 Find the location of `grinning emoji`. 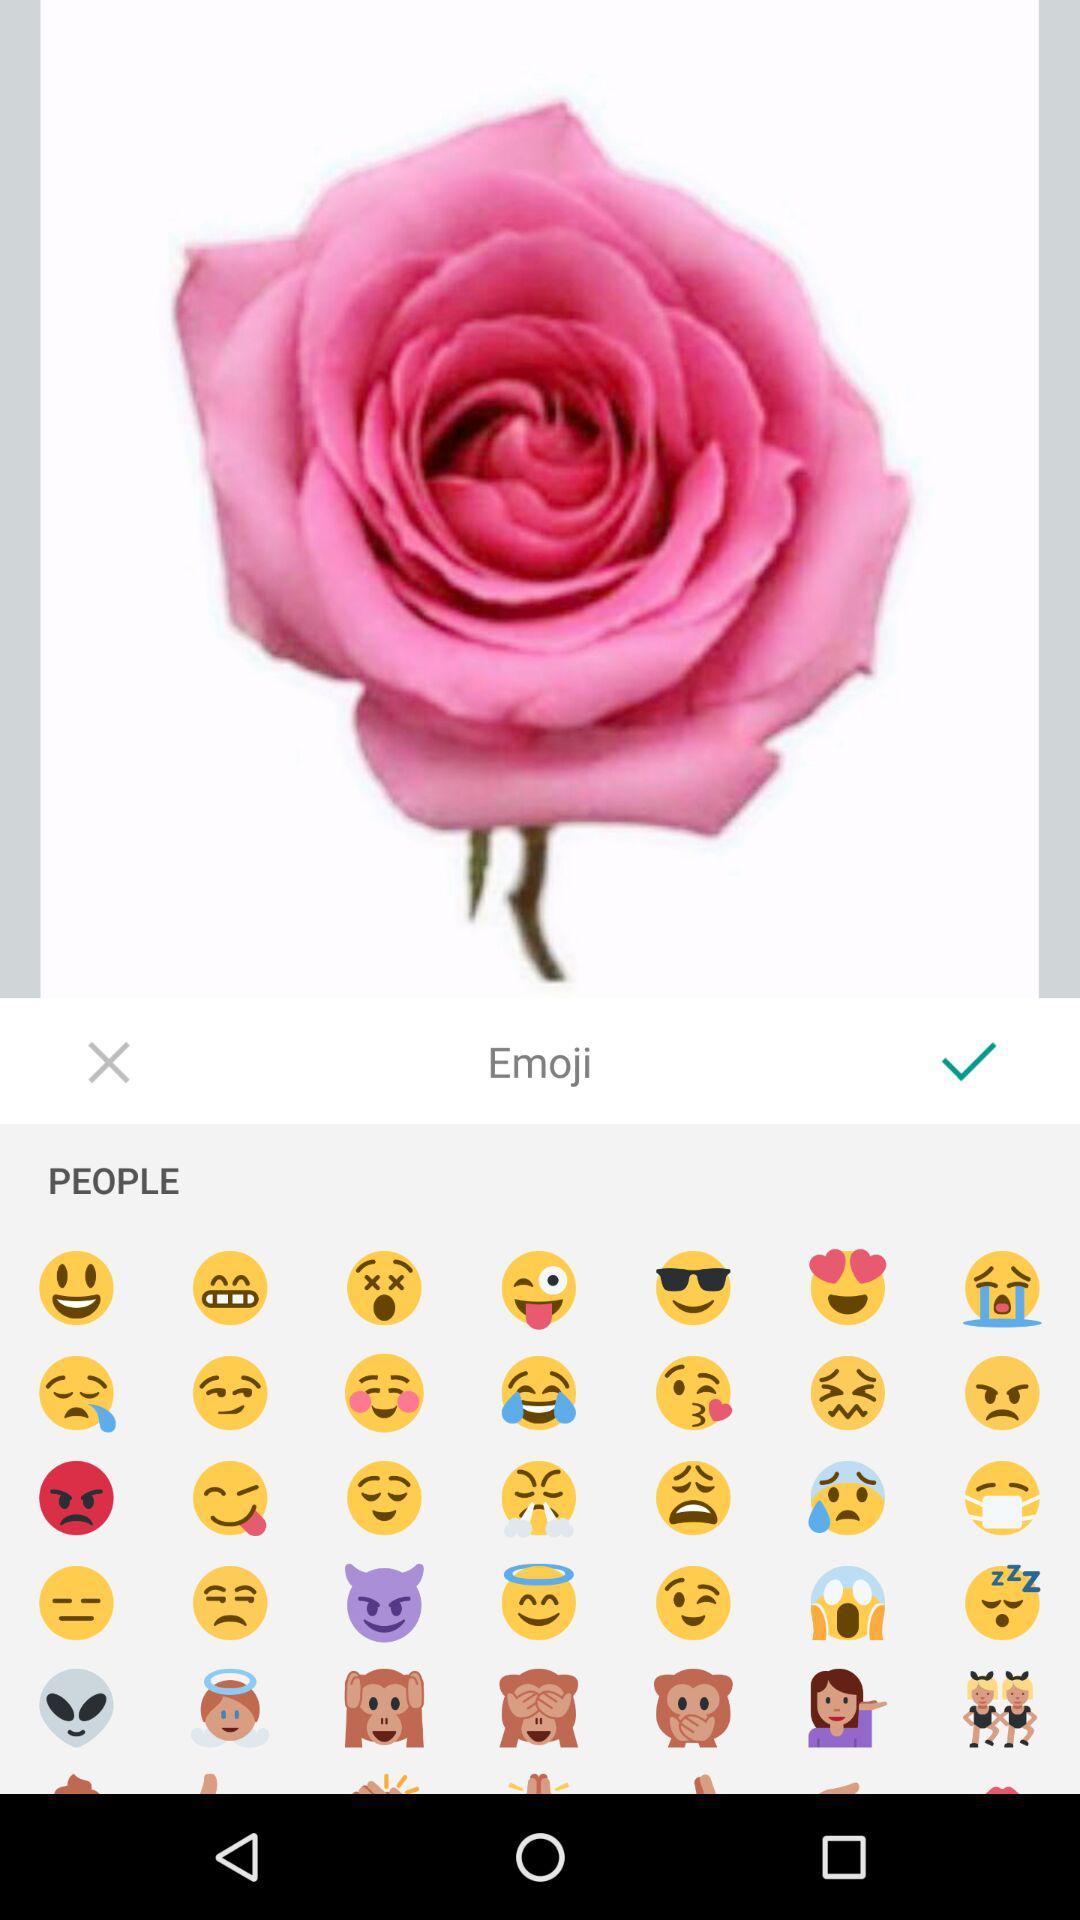

grinning emoji is located at coordinates (229, 1288).